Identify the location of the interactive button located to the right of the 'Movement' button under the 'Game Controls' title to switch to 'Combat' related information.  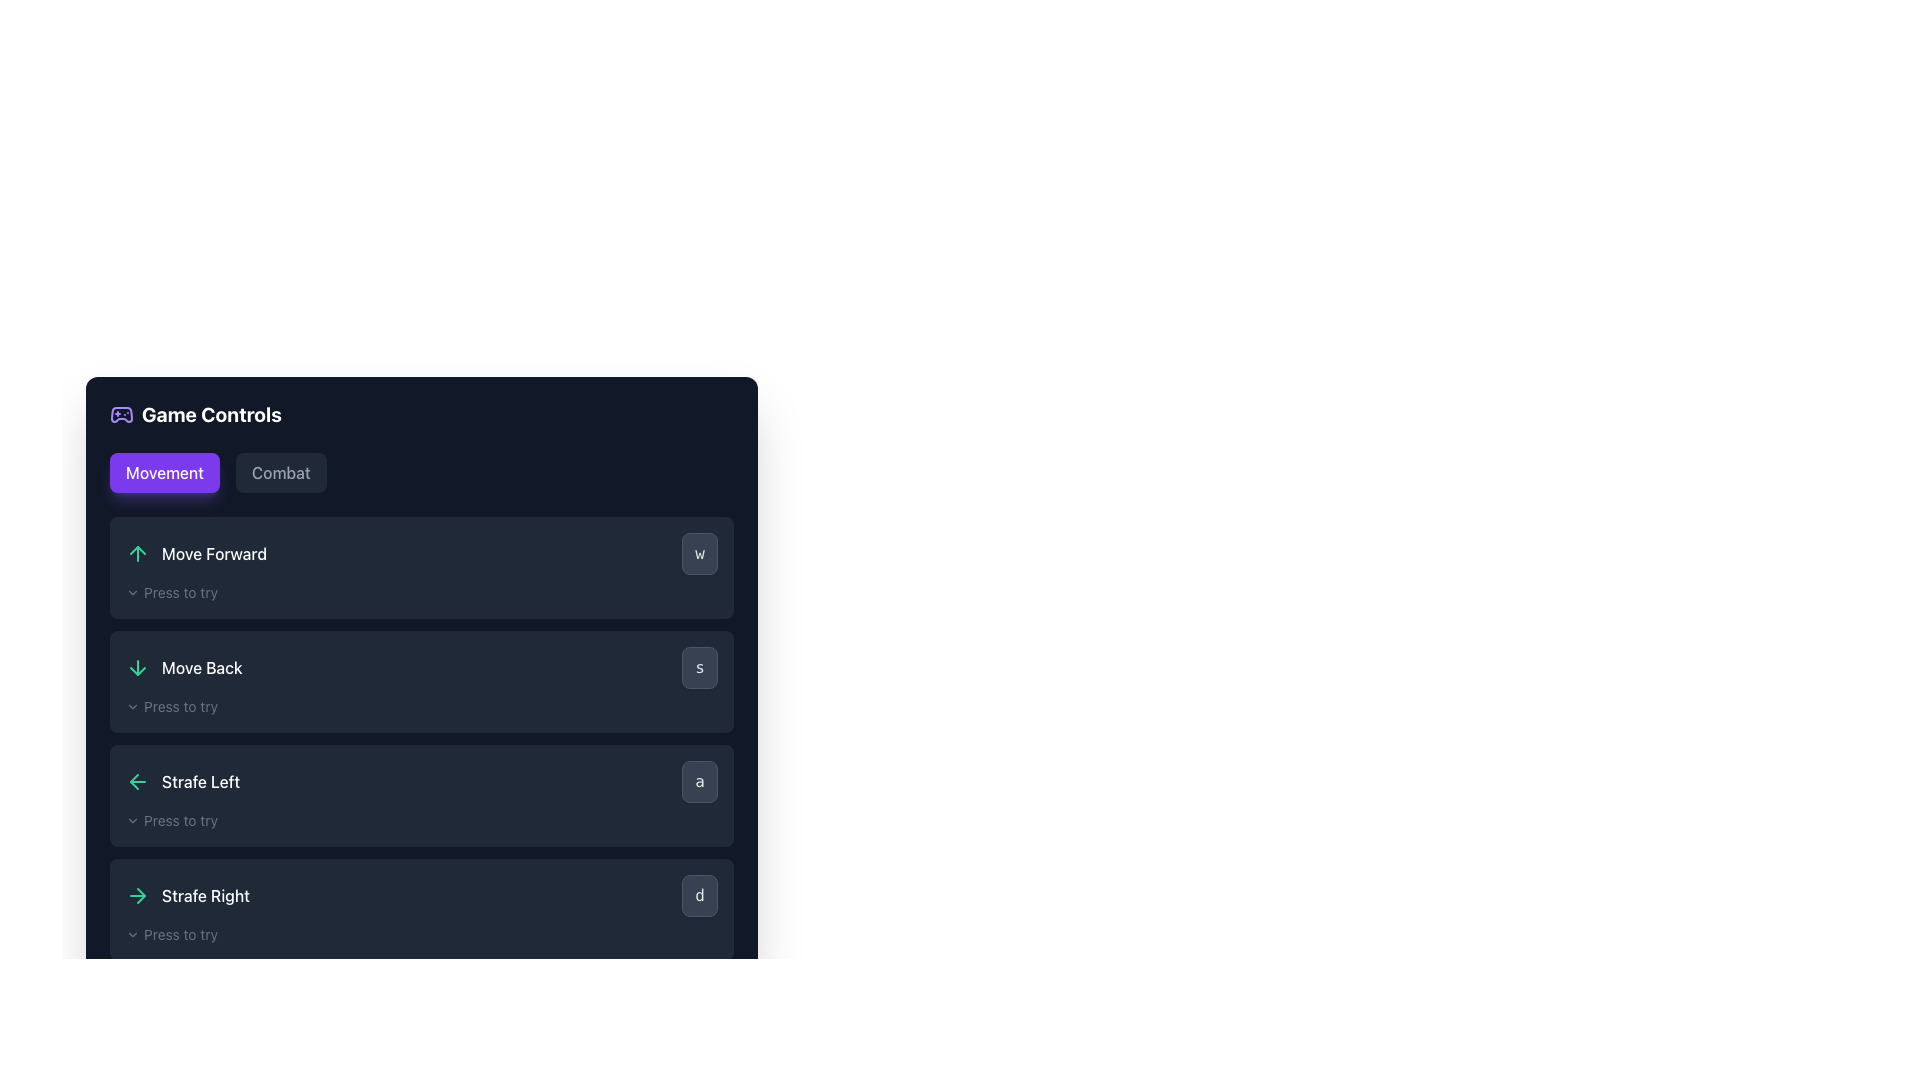
(280, 473).